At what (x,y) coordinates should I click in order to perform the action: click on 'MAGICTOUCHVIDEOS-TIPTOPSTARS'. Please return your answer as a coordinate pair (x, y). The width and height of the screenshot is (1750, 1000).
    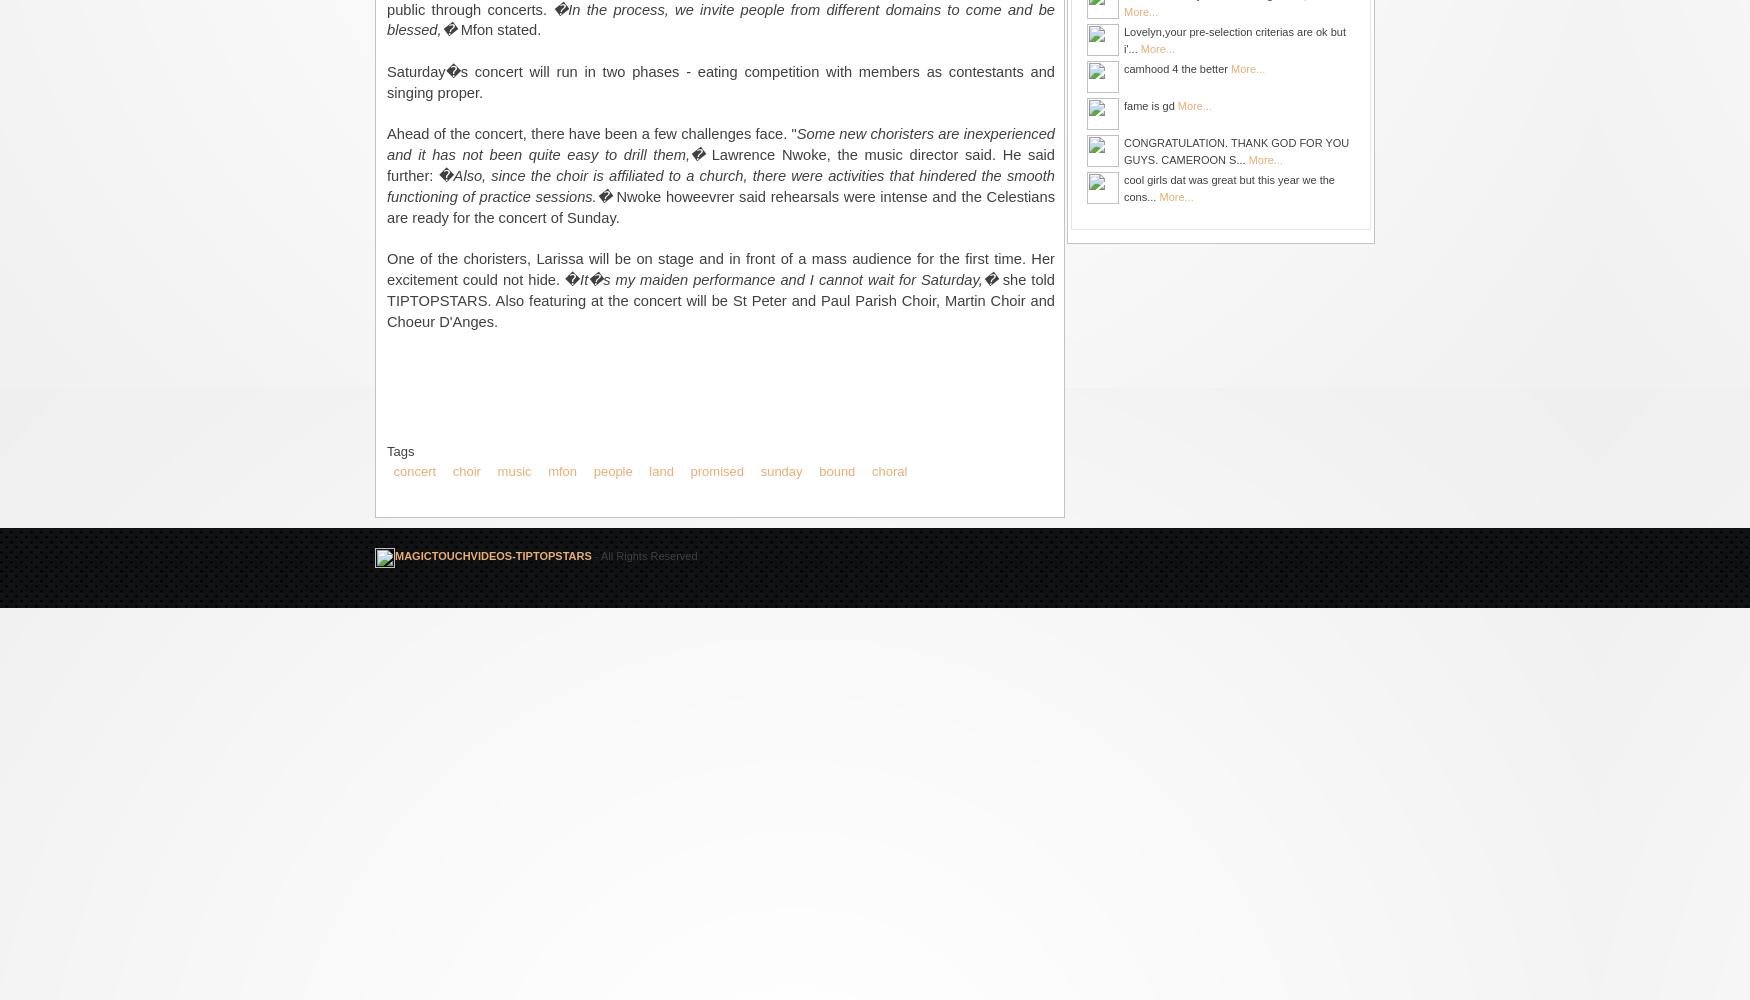
    Looking at the image, I should click on (492, 556).